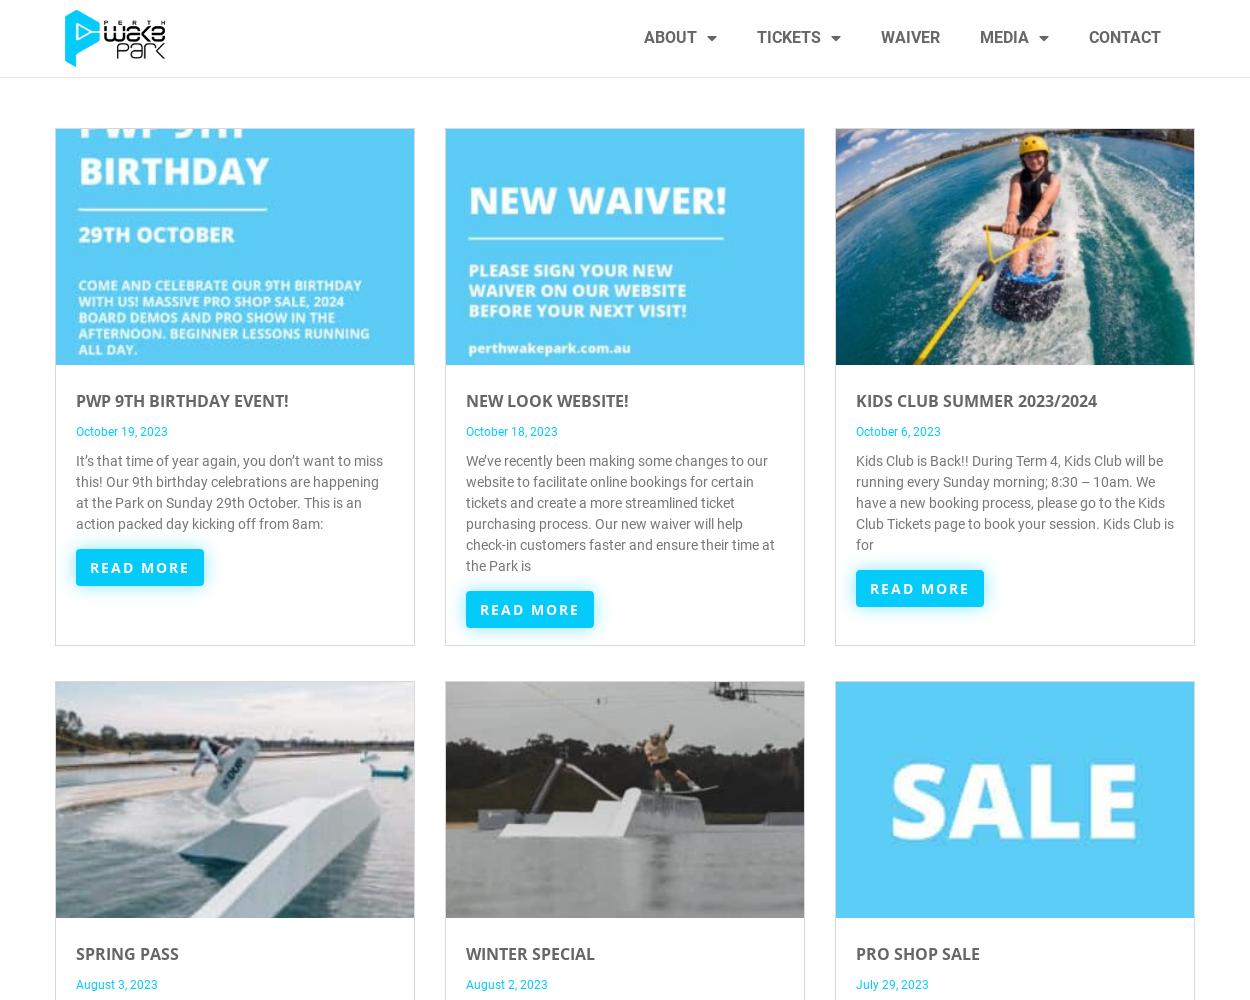 This screenshot has width=1250, height=1000. Describe the element at coordinates (121, 432) in the screenshot. I see `'October 19, 2023'` at that location.